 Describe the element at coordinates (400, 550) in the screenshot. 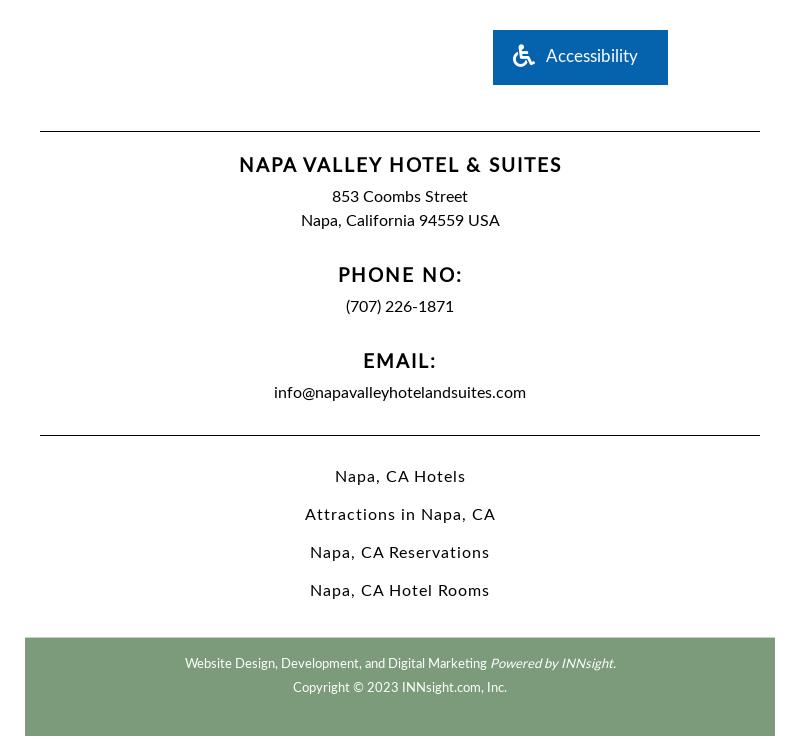

I see `'Napa, CA Reservations'` at that location.